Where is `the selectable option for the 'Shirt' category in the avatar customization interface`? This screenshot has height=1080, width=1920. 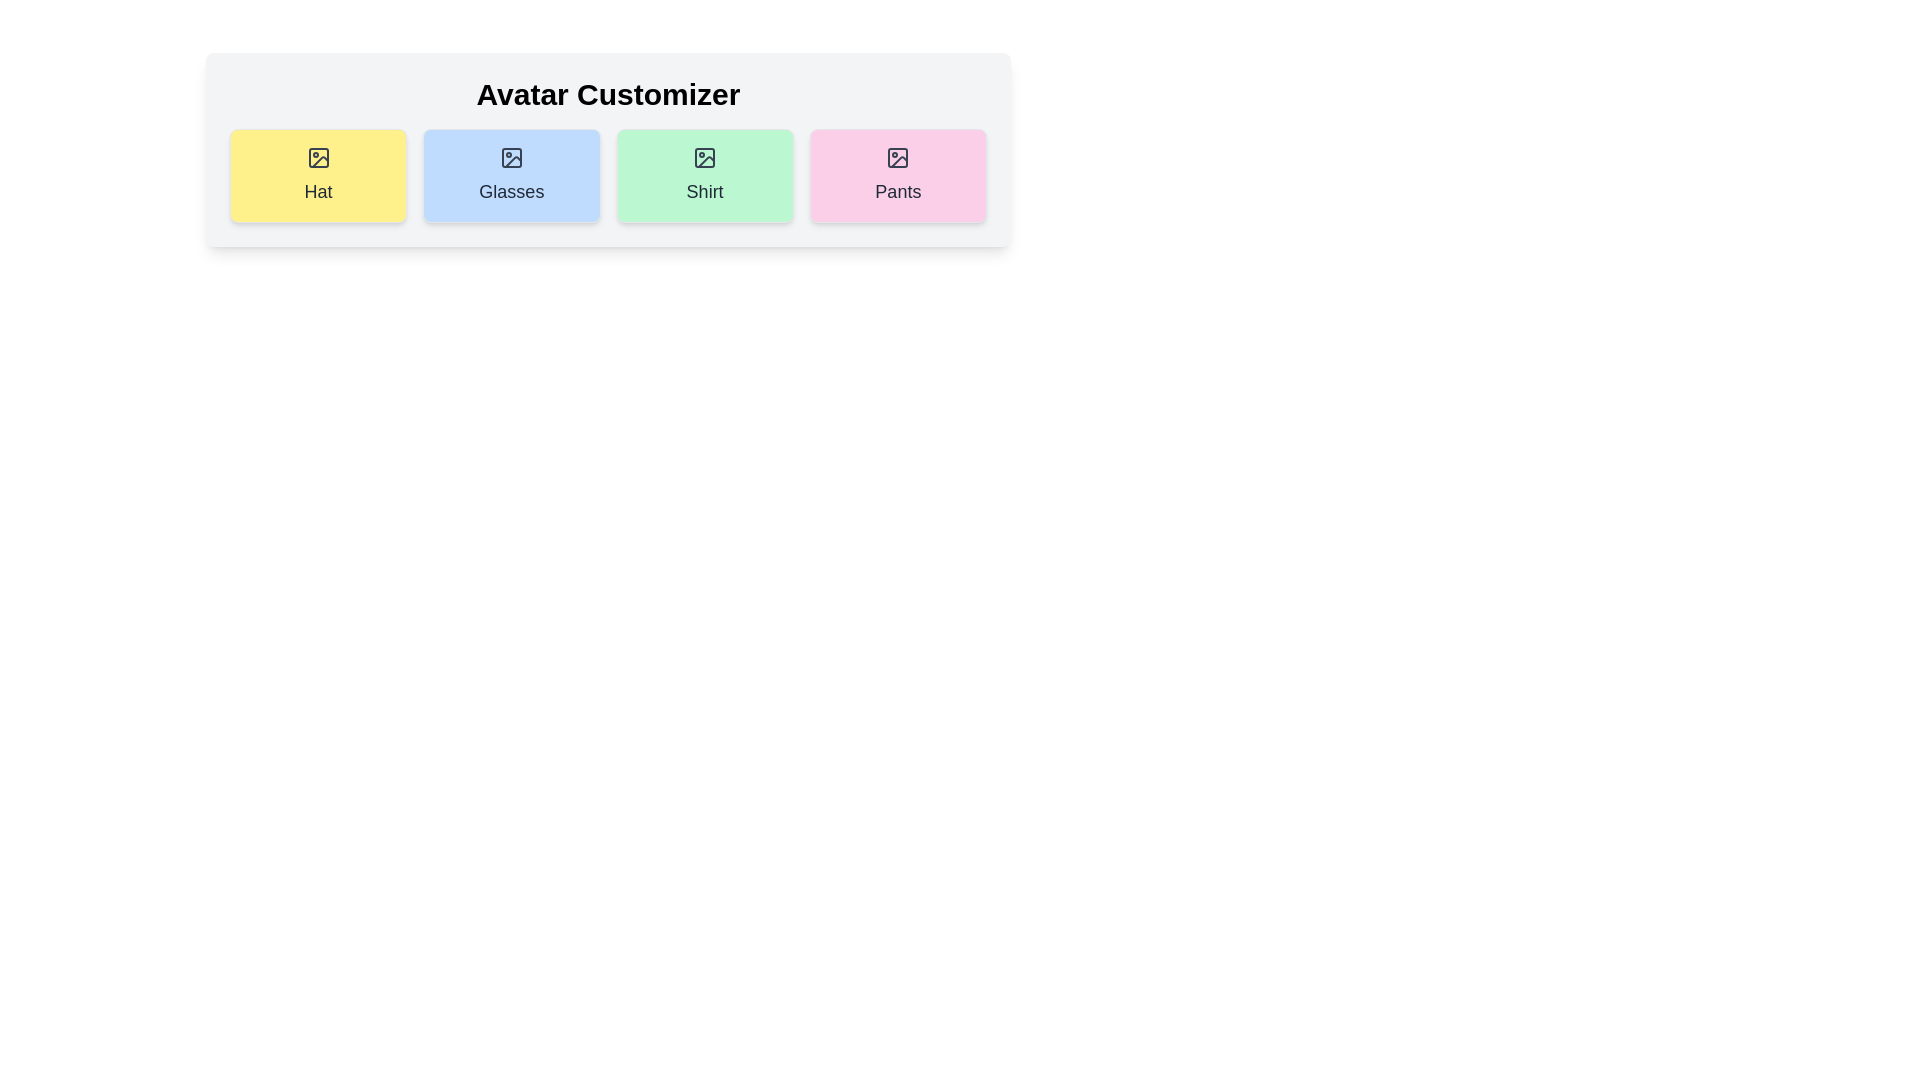
the selectable option for the 'Shirt' category in the avatar customization interface is located at coordinates (705, 175).